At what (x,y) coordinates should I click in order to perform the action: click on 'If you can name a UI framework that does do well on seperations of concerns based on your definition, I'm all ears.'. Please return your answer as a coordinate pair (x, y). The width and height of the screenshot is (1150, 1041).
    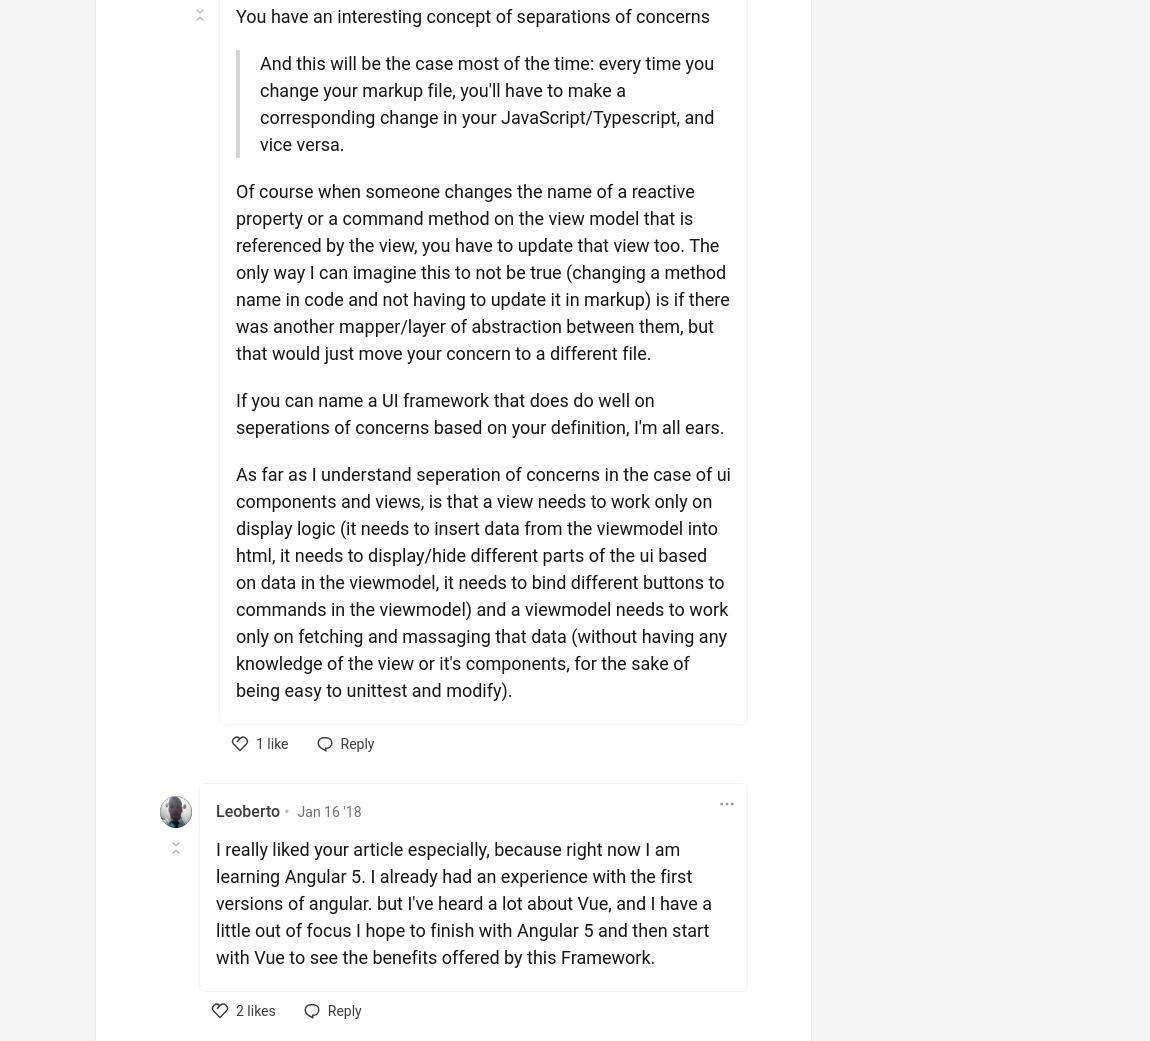
    Looking at the image, I should click on (480, 414).